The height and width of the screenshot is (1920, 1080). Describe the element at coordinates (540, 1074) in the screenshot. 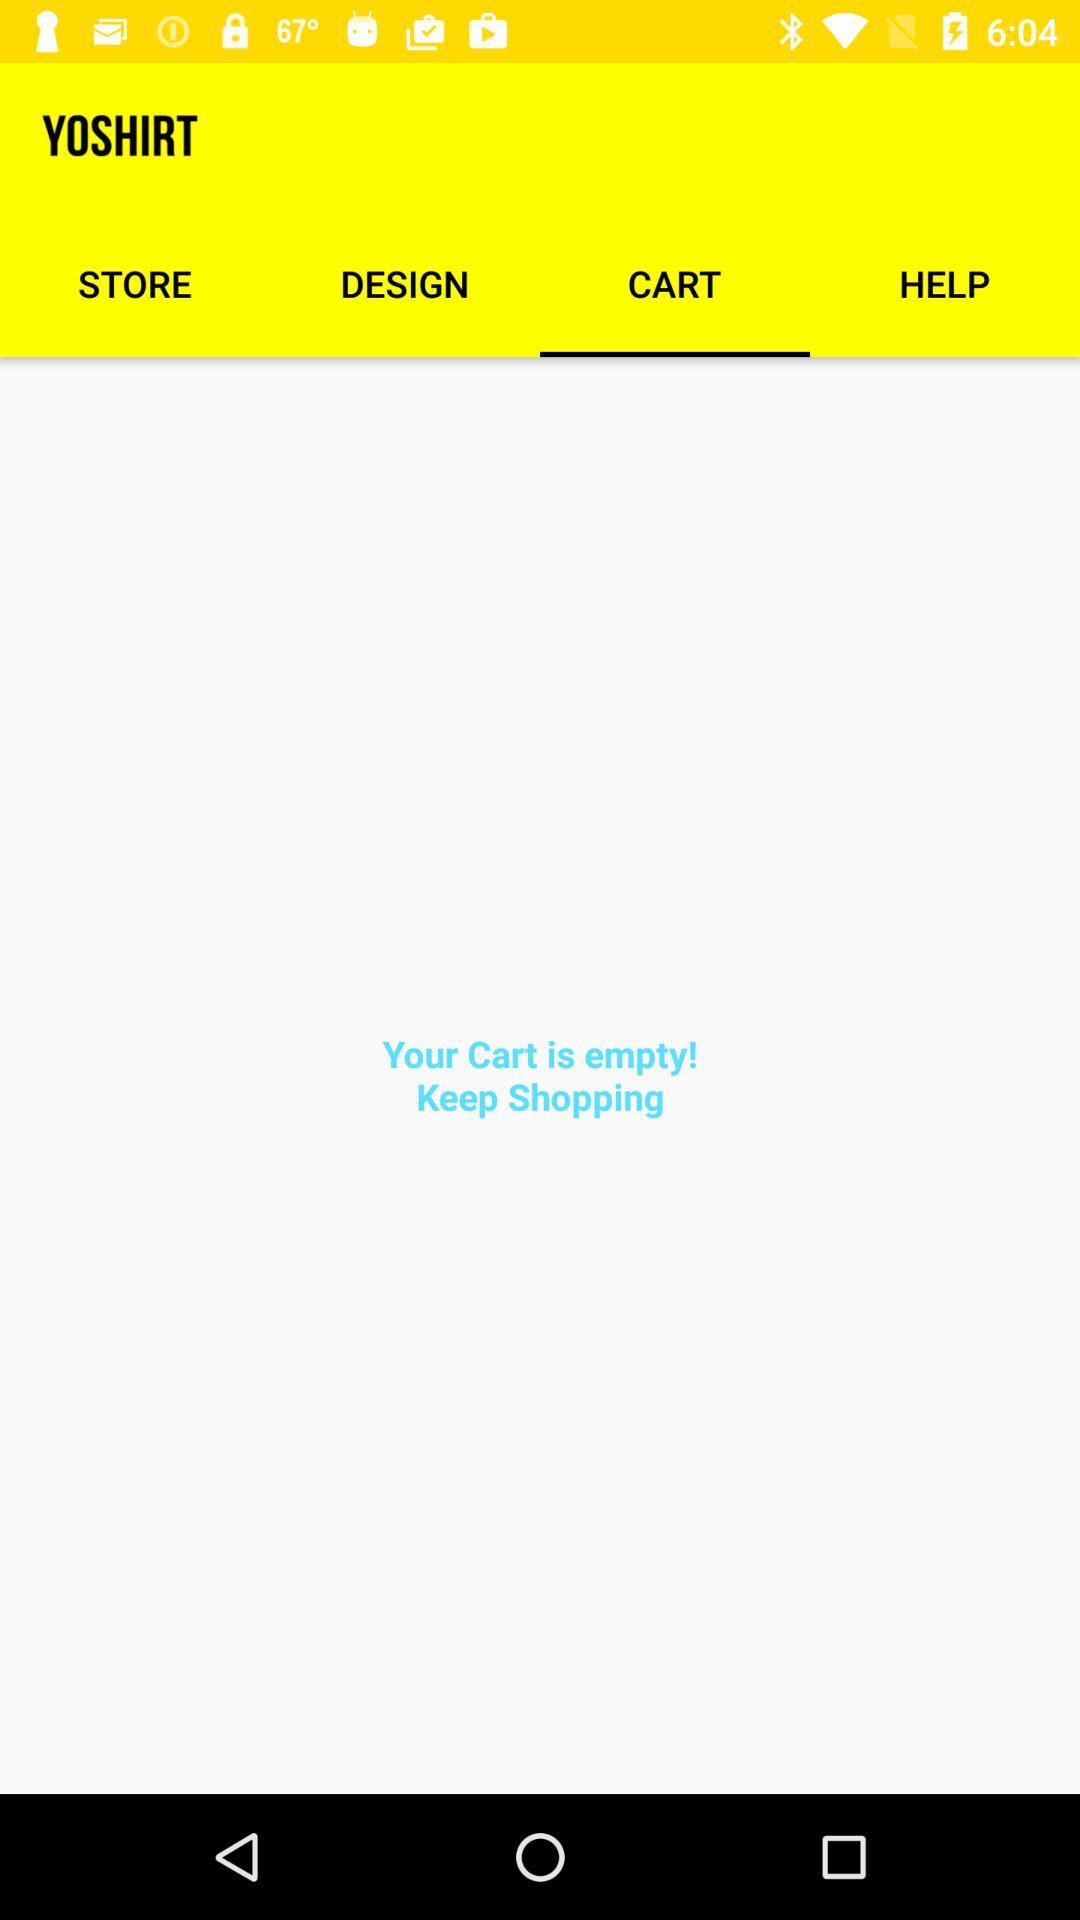

I see `your cart is icon` at that location.